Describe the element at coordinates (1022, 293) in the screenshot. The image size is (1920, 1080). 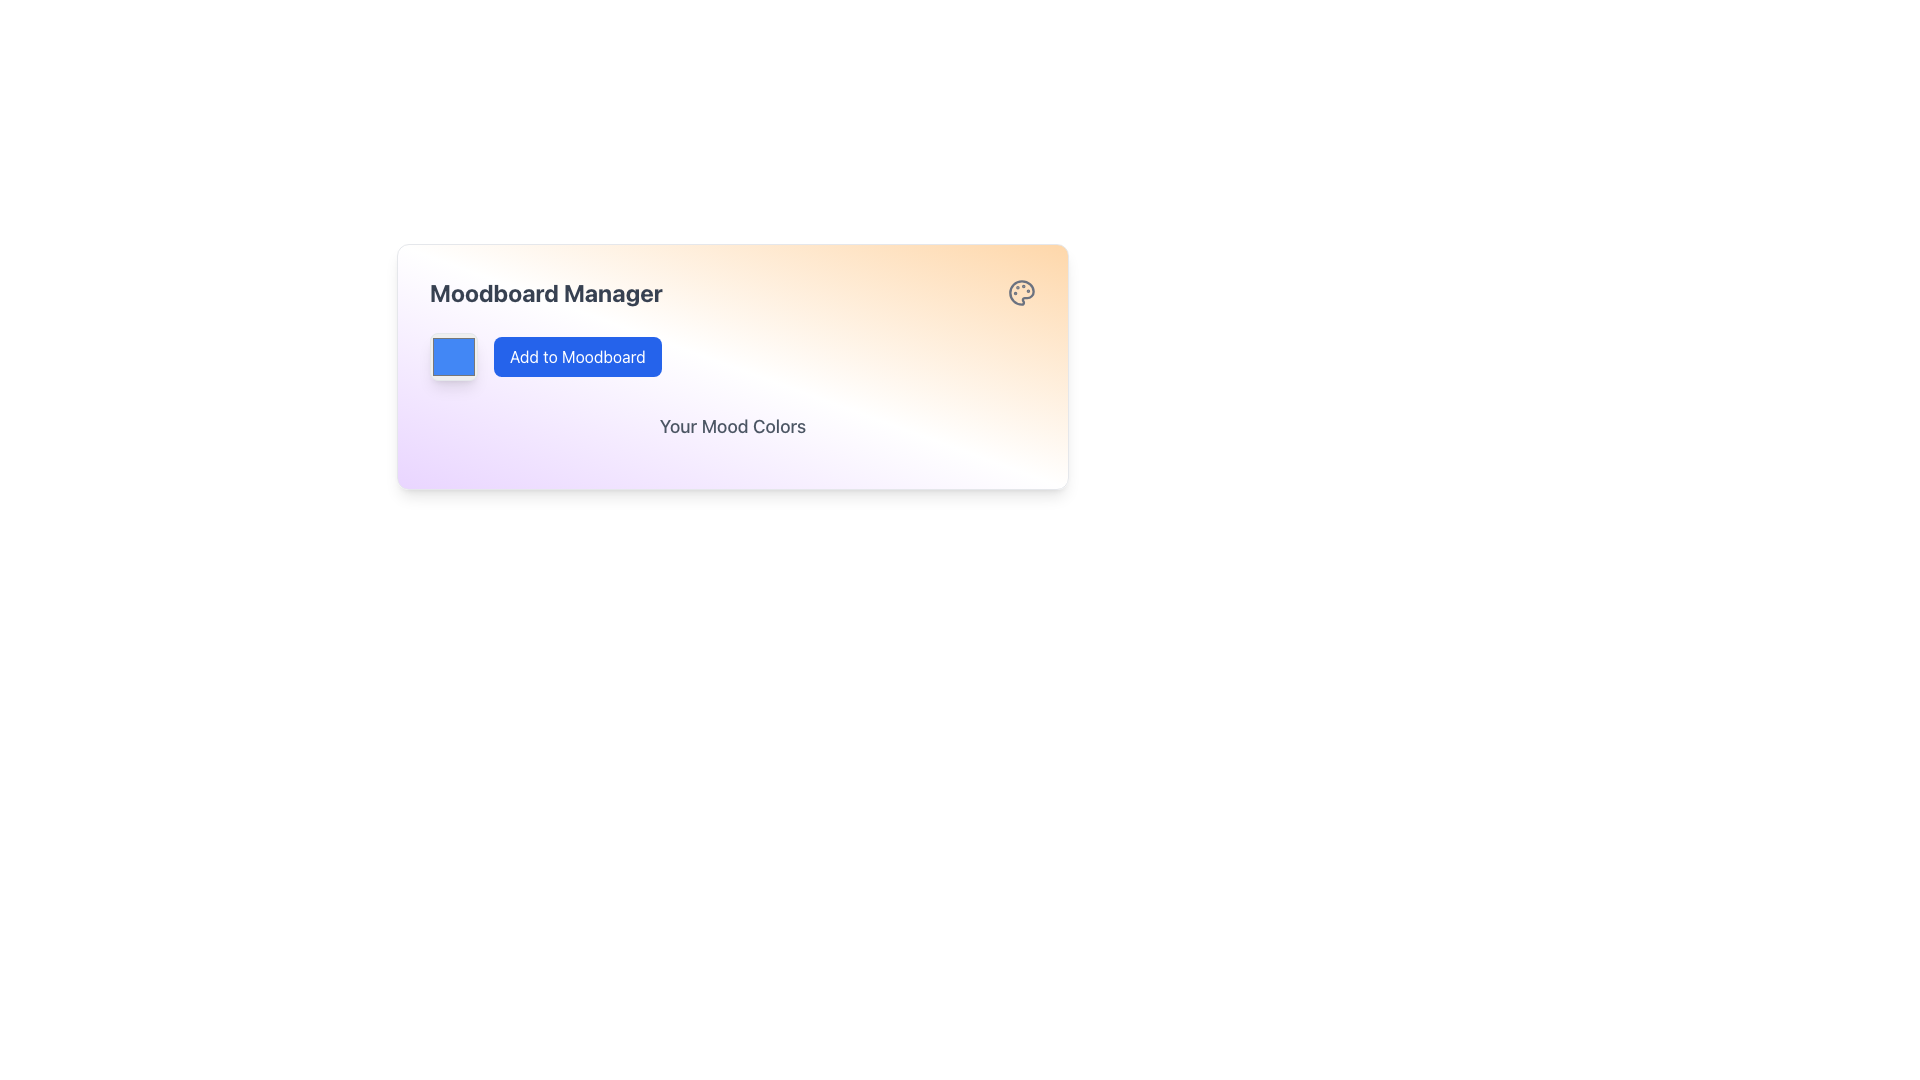
I see `the decorative icon in the Moodboard Manager interface, which represents features related to art, design, or color customization` at that location.